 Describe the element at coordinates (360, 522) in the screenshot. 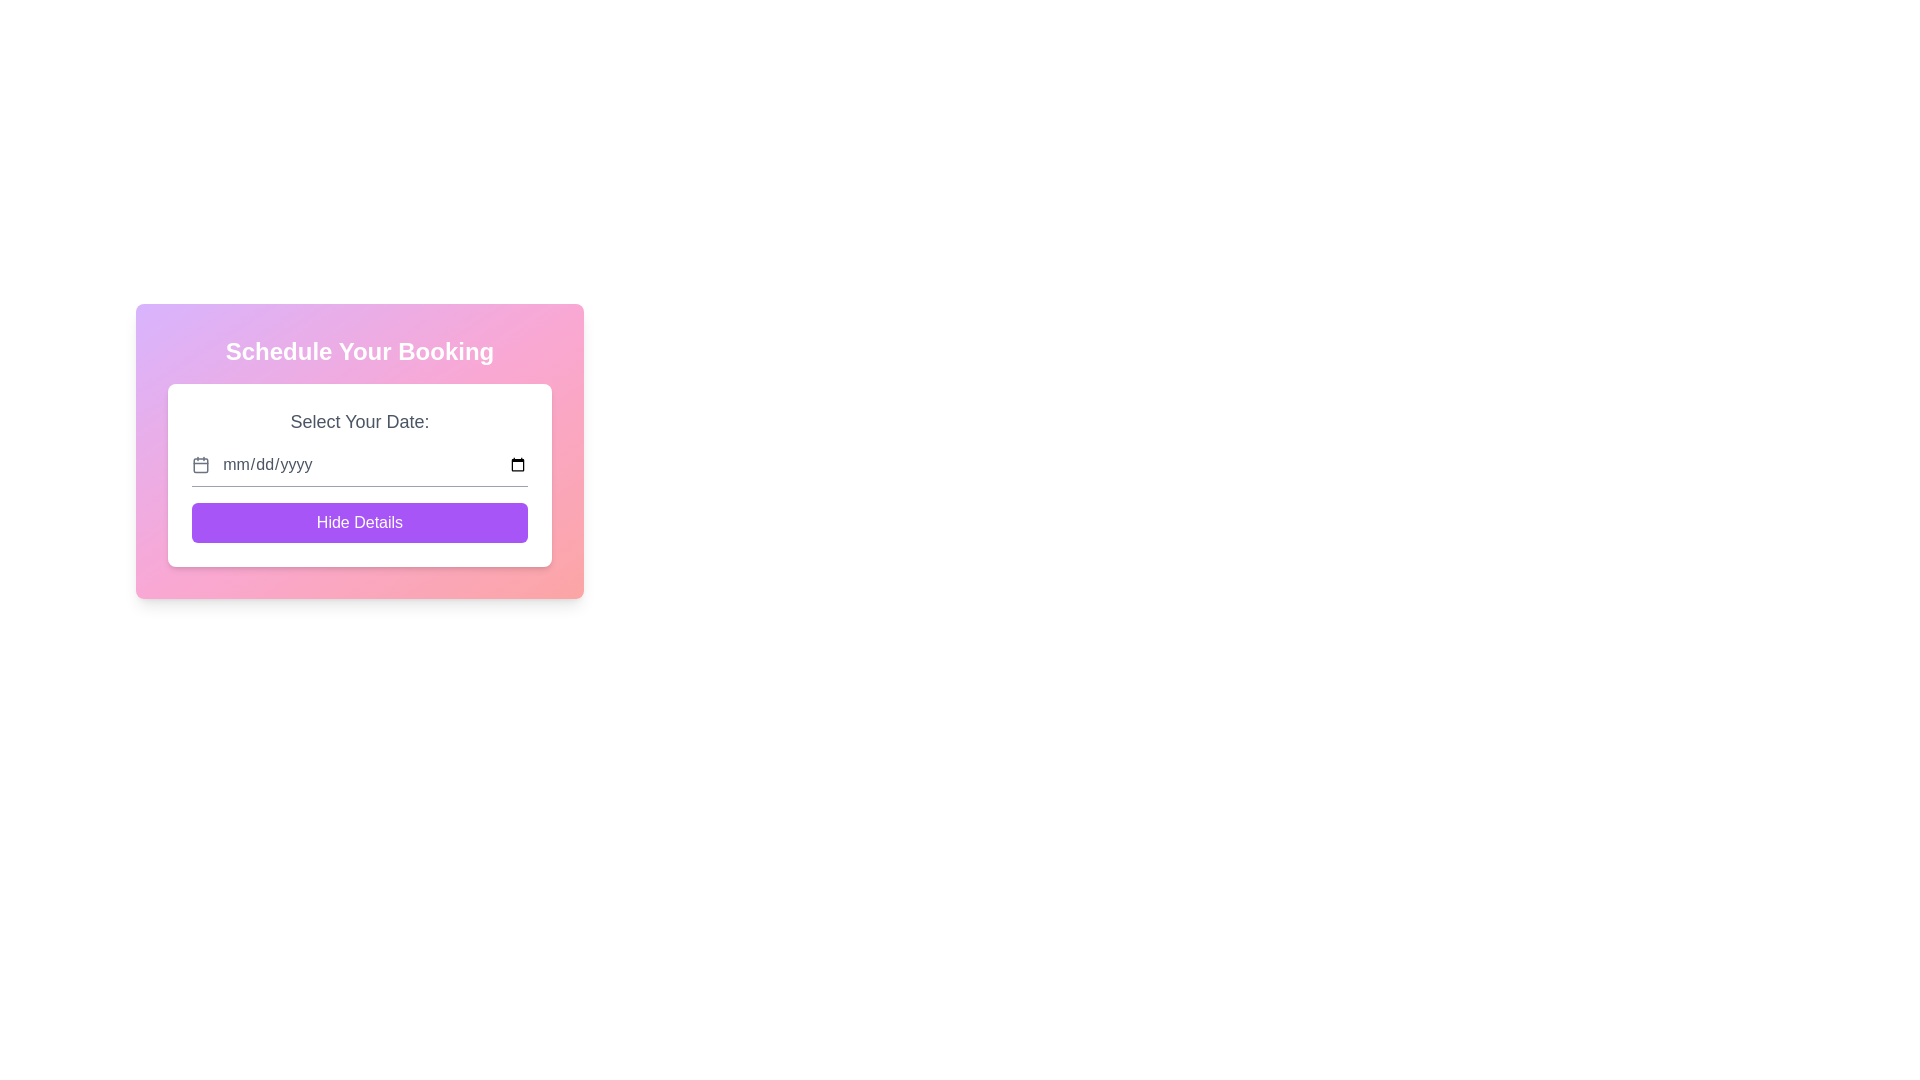

I see `the button located at the bottom of a white, rounded, shadowed box containing booking information` at that location.